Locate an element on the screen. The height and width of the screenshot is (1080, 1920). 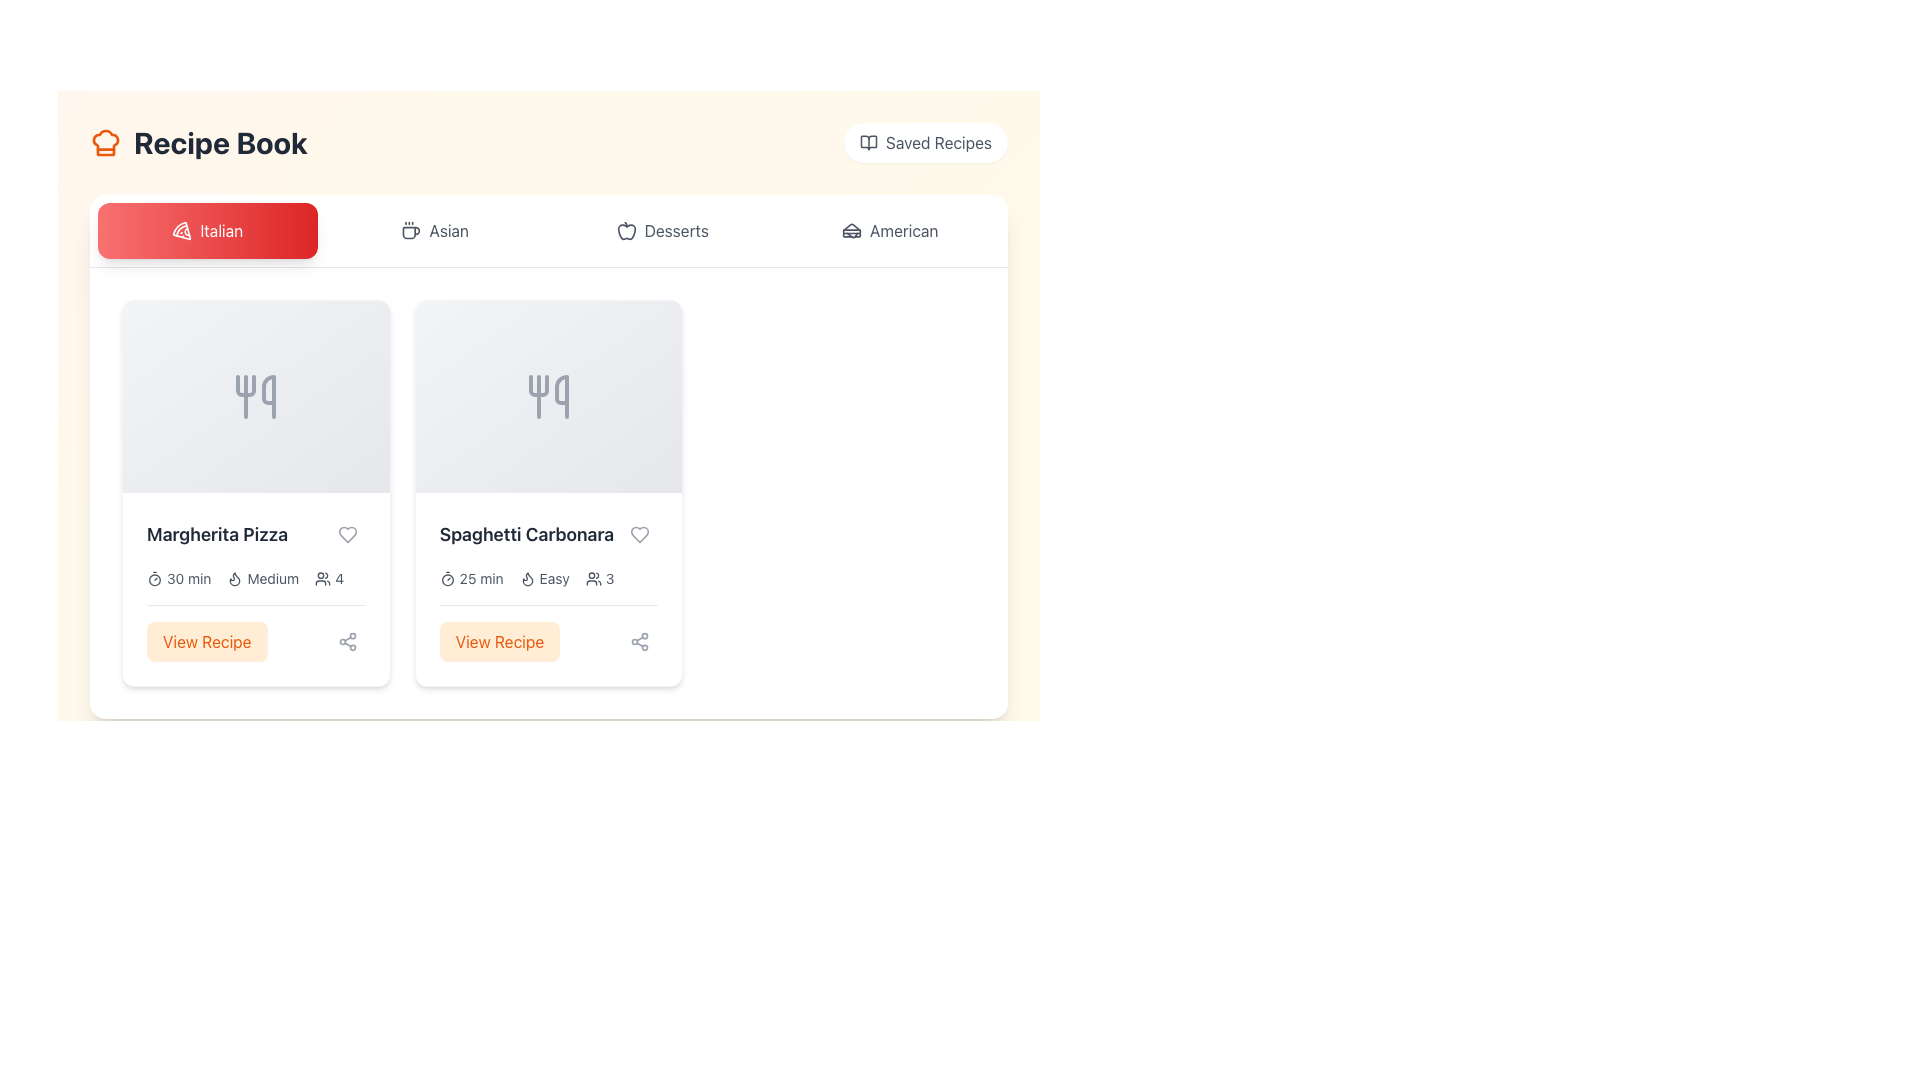
the circular shape in the SVG timer icon located near the top-right corner of the 'Margherita Pizza' card under the 'Italian' category tab is located at coordinates (153, 579).